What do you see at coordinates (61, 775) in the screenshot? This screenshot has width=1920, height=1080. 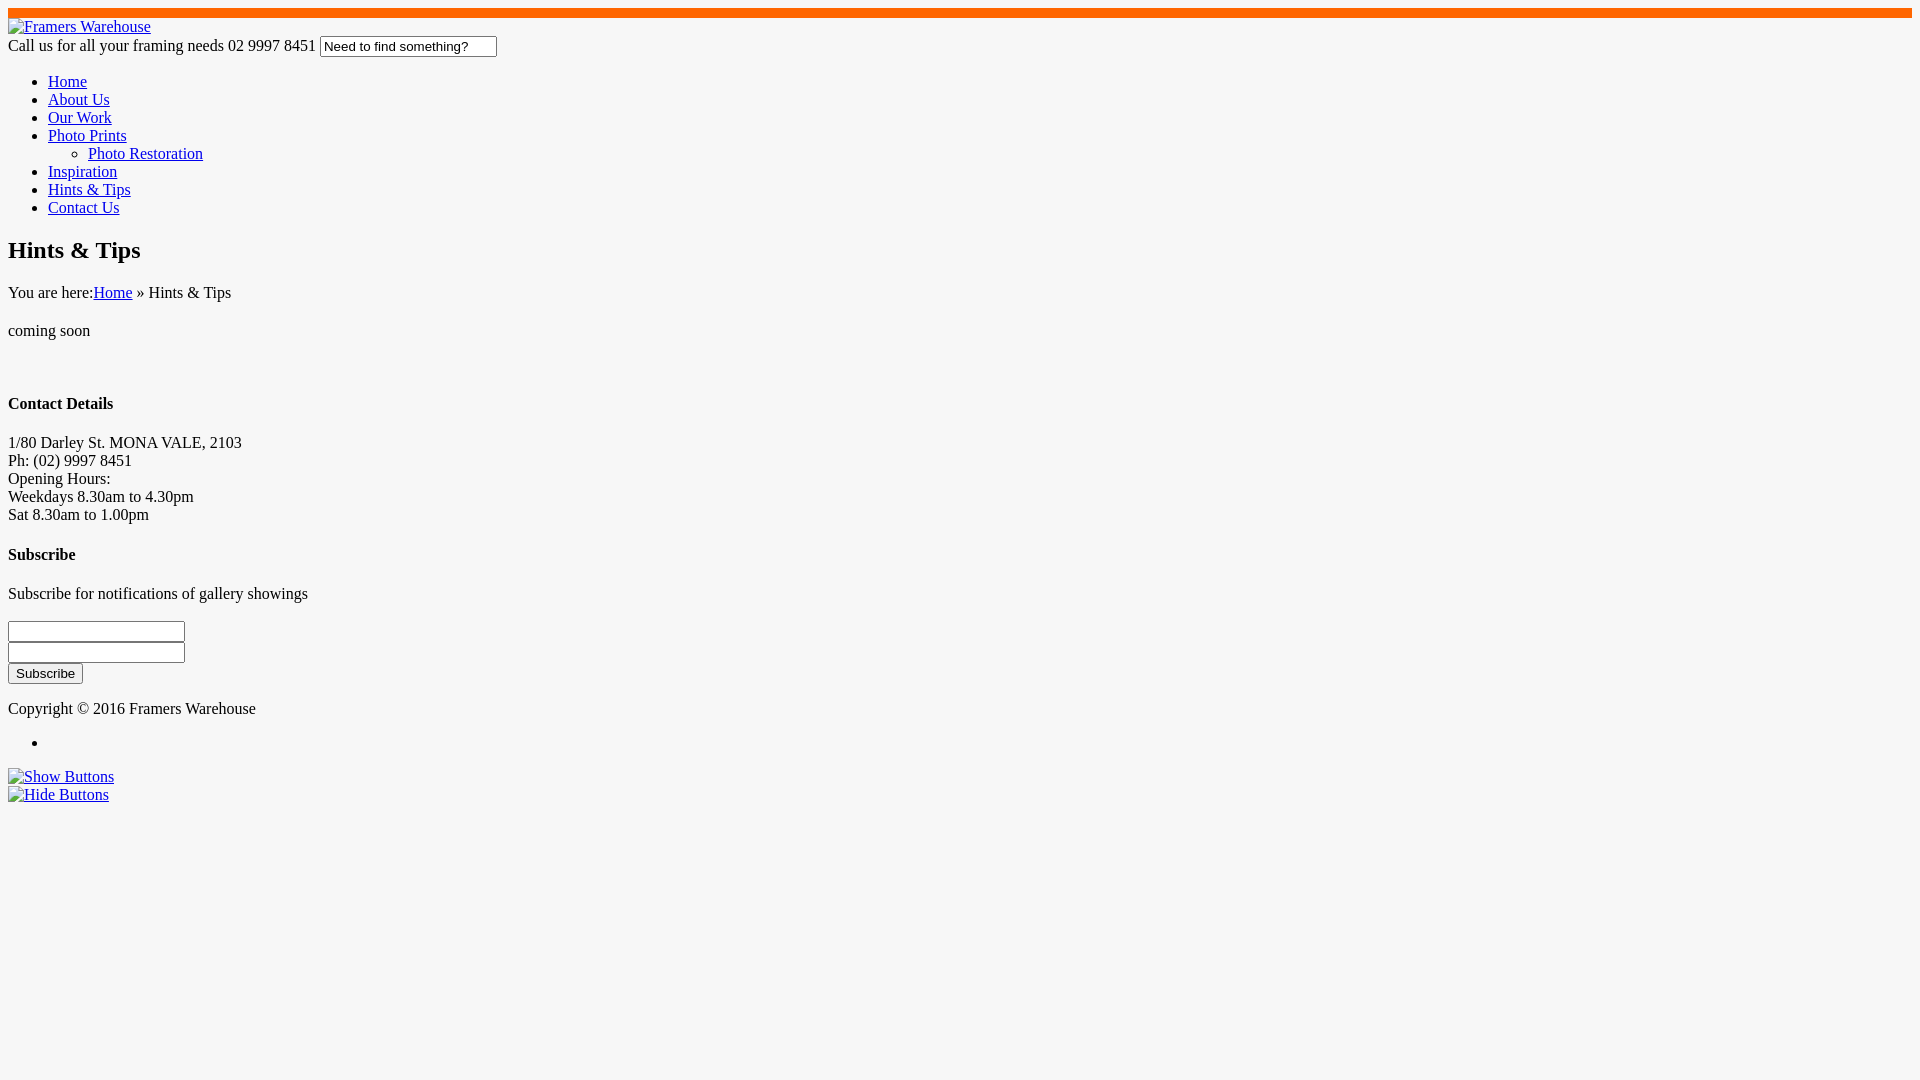 I see `'Show Buttons'` at bounding box center [61, 775].